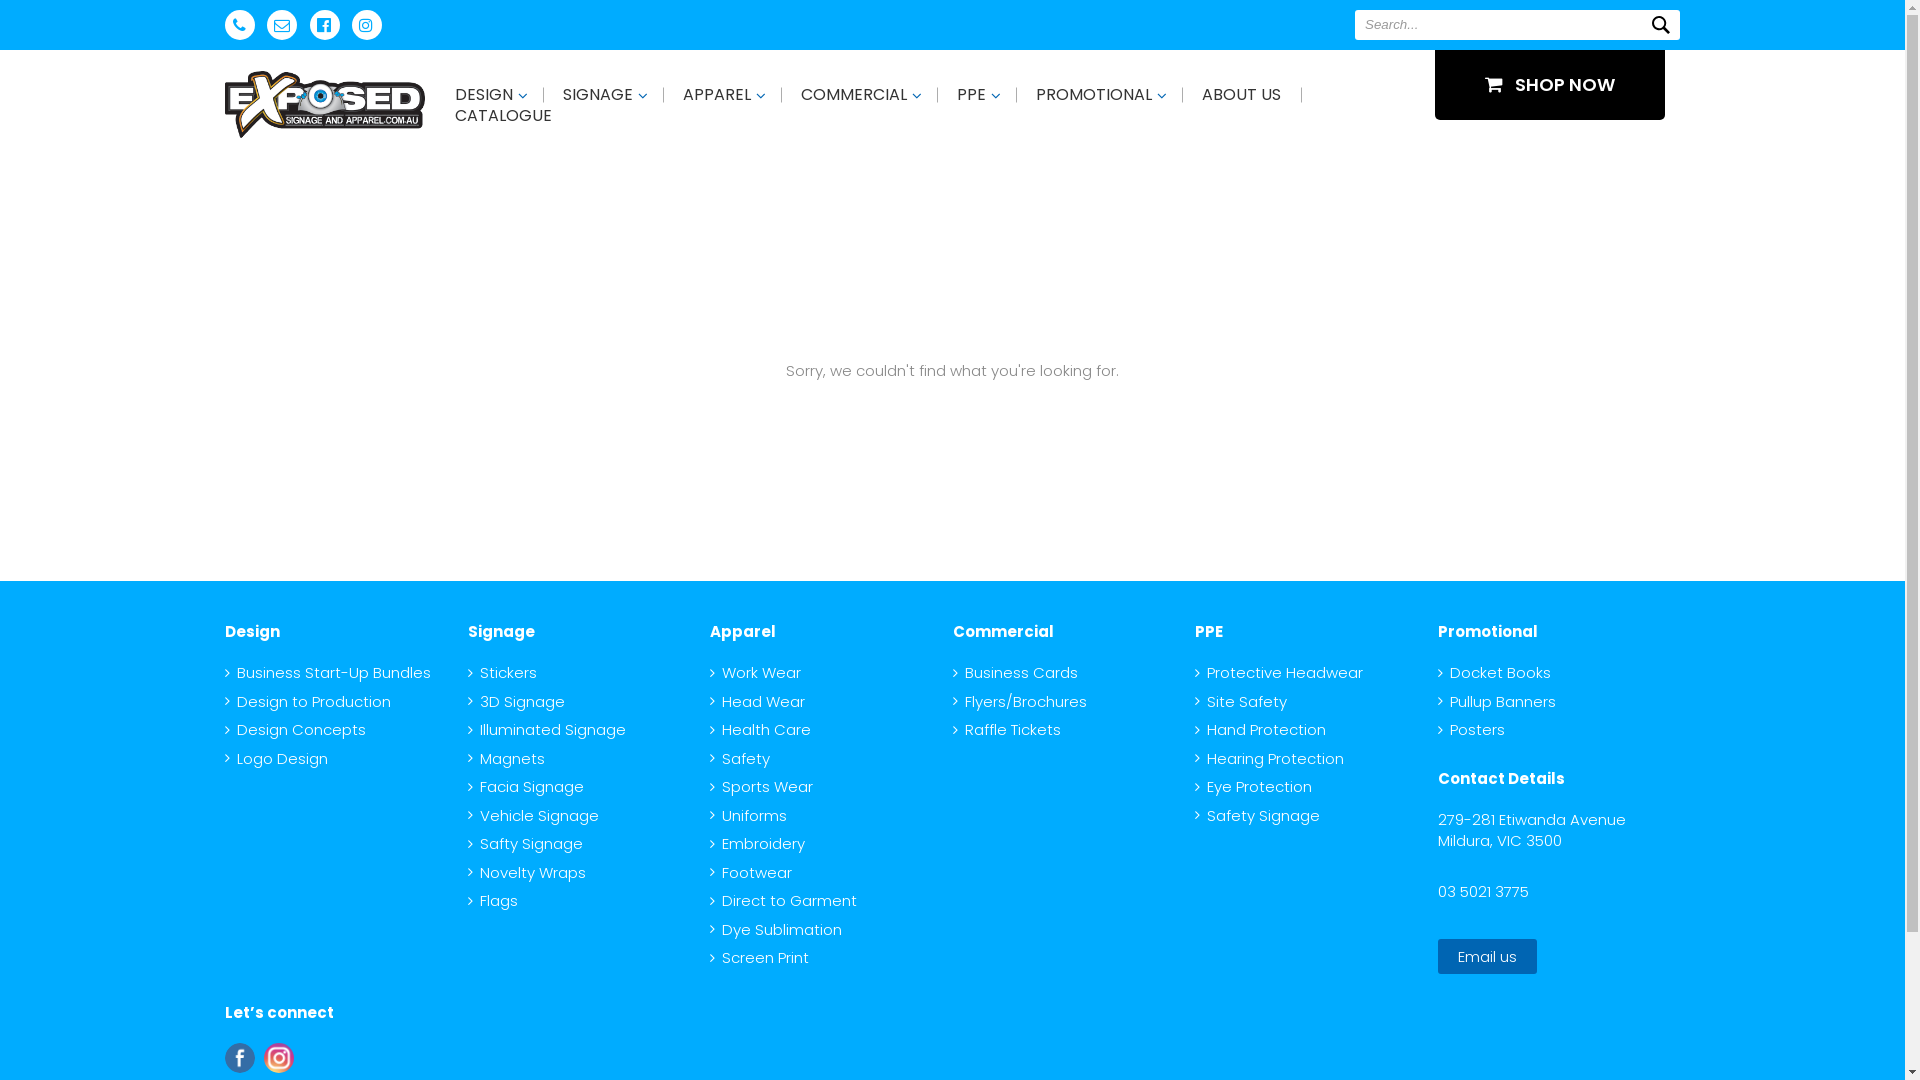 The image size is (1920, 1080). I want to click on 'Commercial', so click(1002, 631).